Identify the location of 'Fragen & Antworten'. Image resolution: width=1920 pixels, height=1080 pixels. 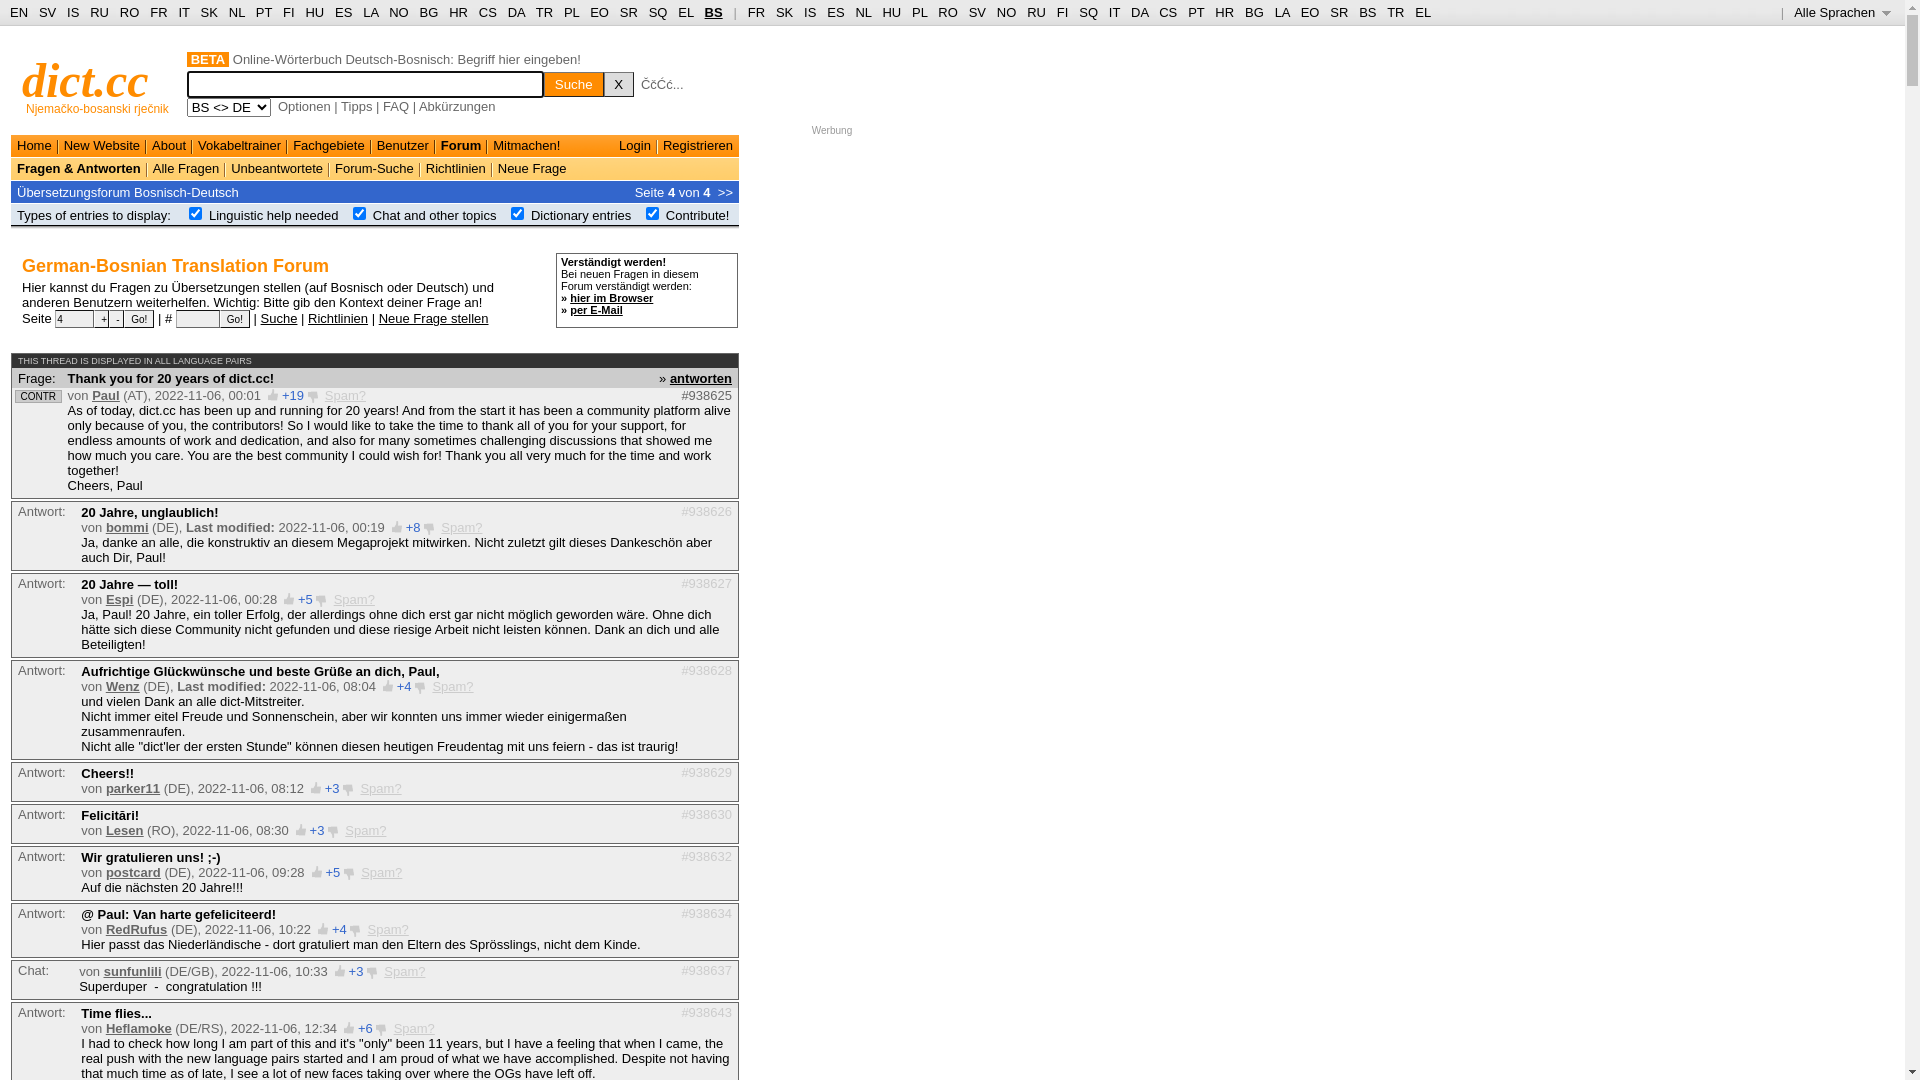
(17, 167).